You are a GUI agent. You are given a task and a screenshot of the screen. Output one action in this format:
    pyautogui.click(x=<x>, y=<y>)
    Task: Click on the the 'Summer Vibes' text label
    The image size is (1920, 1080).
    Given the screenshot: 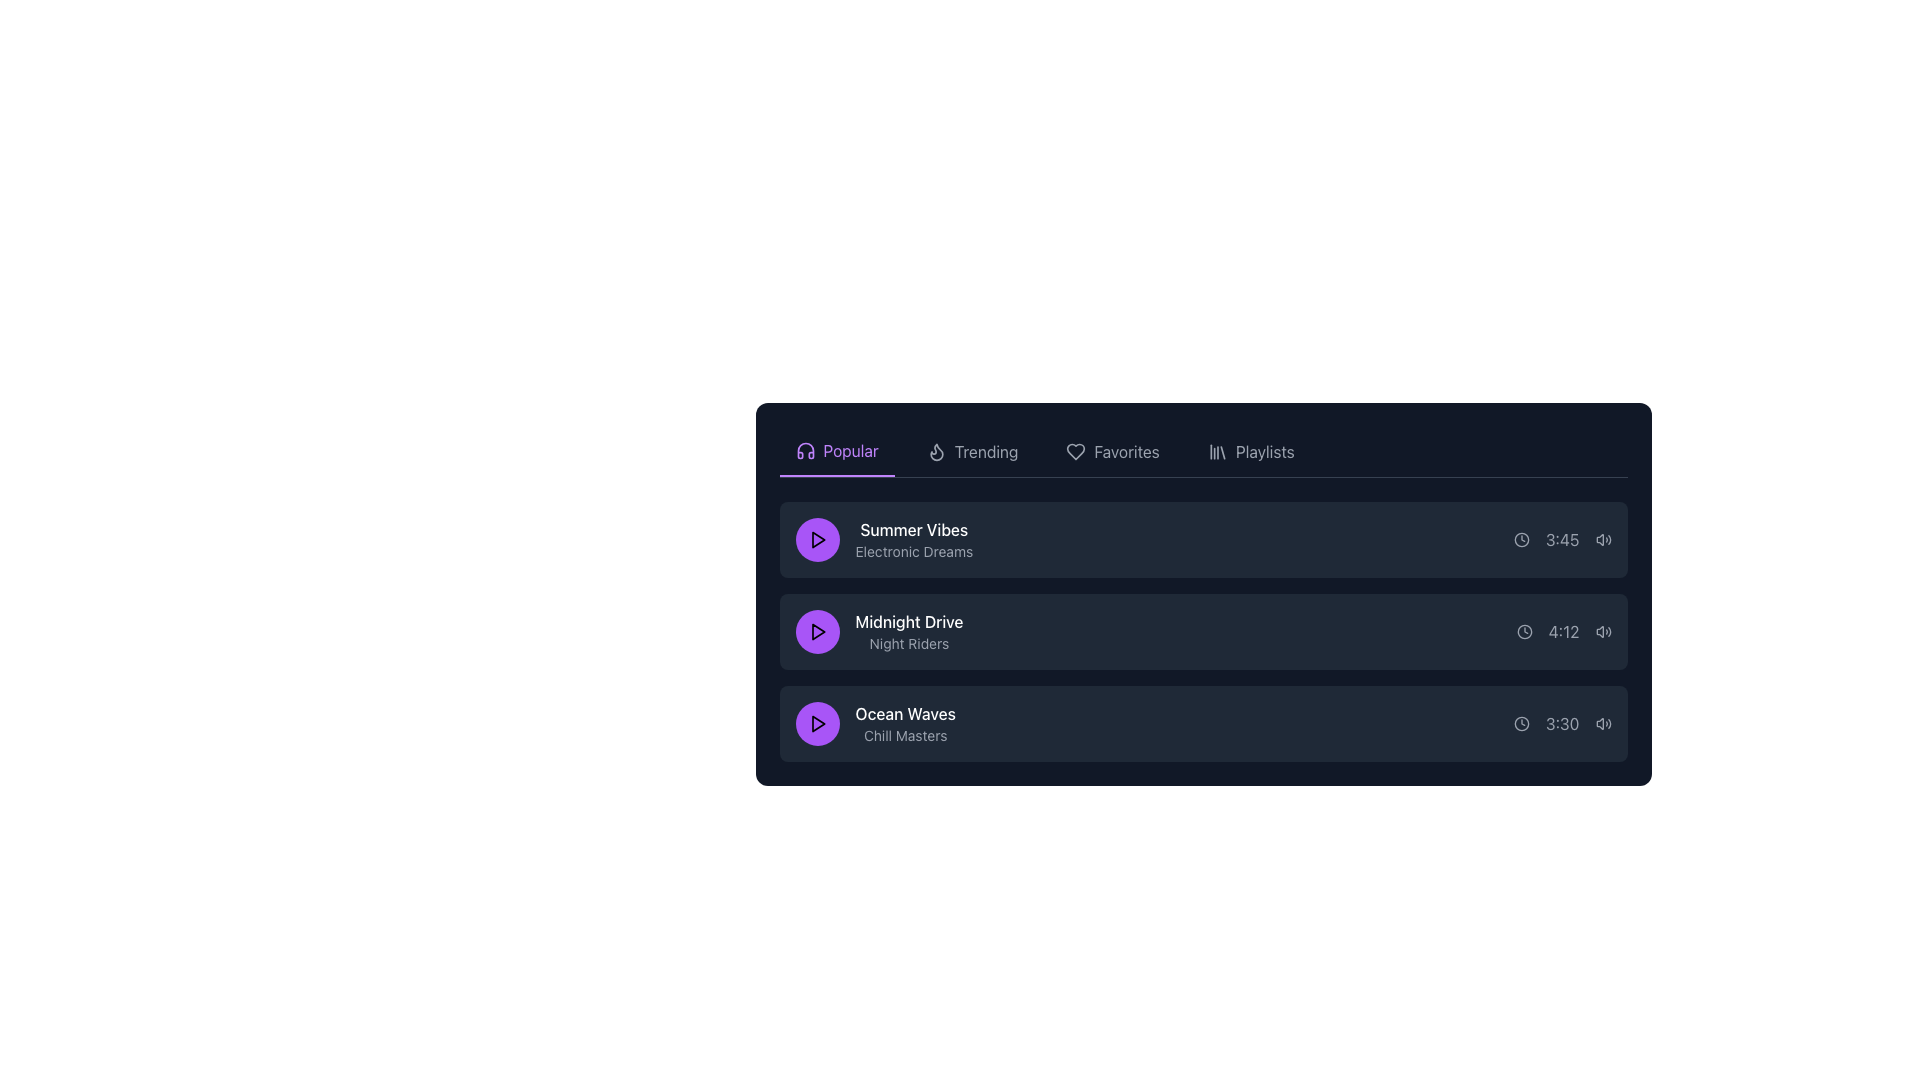 What is the action you would take?
    pyautogui.click(x=913, y=528)
    